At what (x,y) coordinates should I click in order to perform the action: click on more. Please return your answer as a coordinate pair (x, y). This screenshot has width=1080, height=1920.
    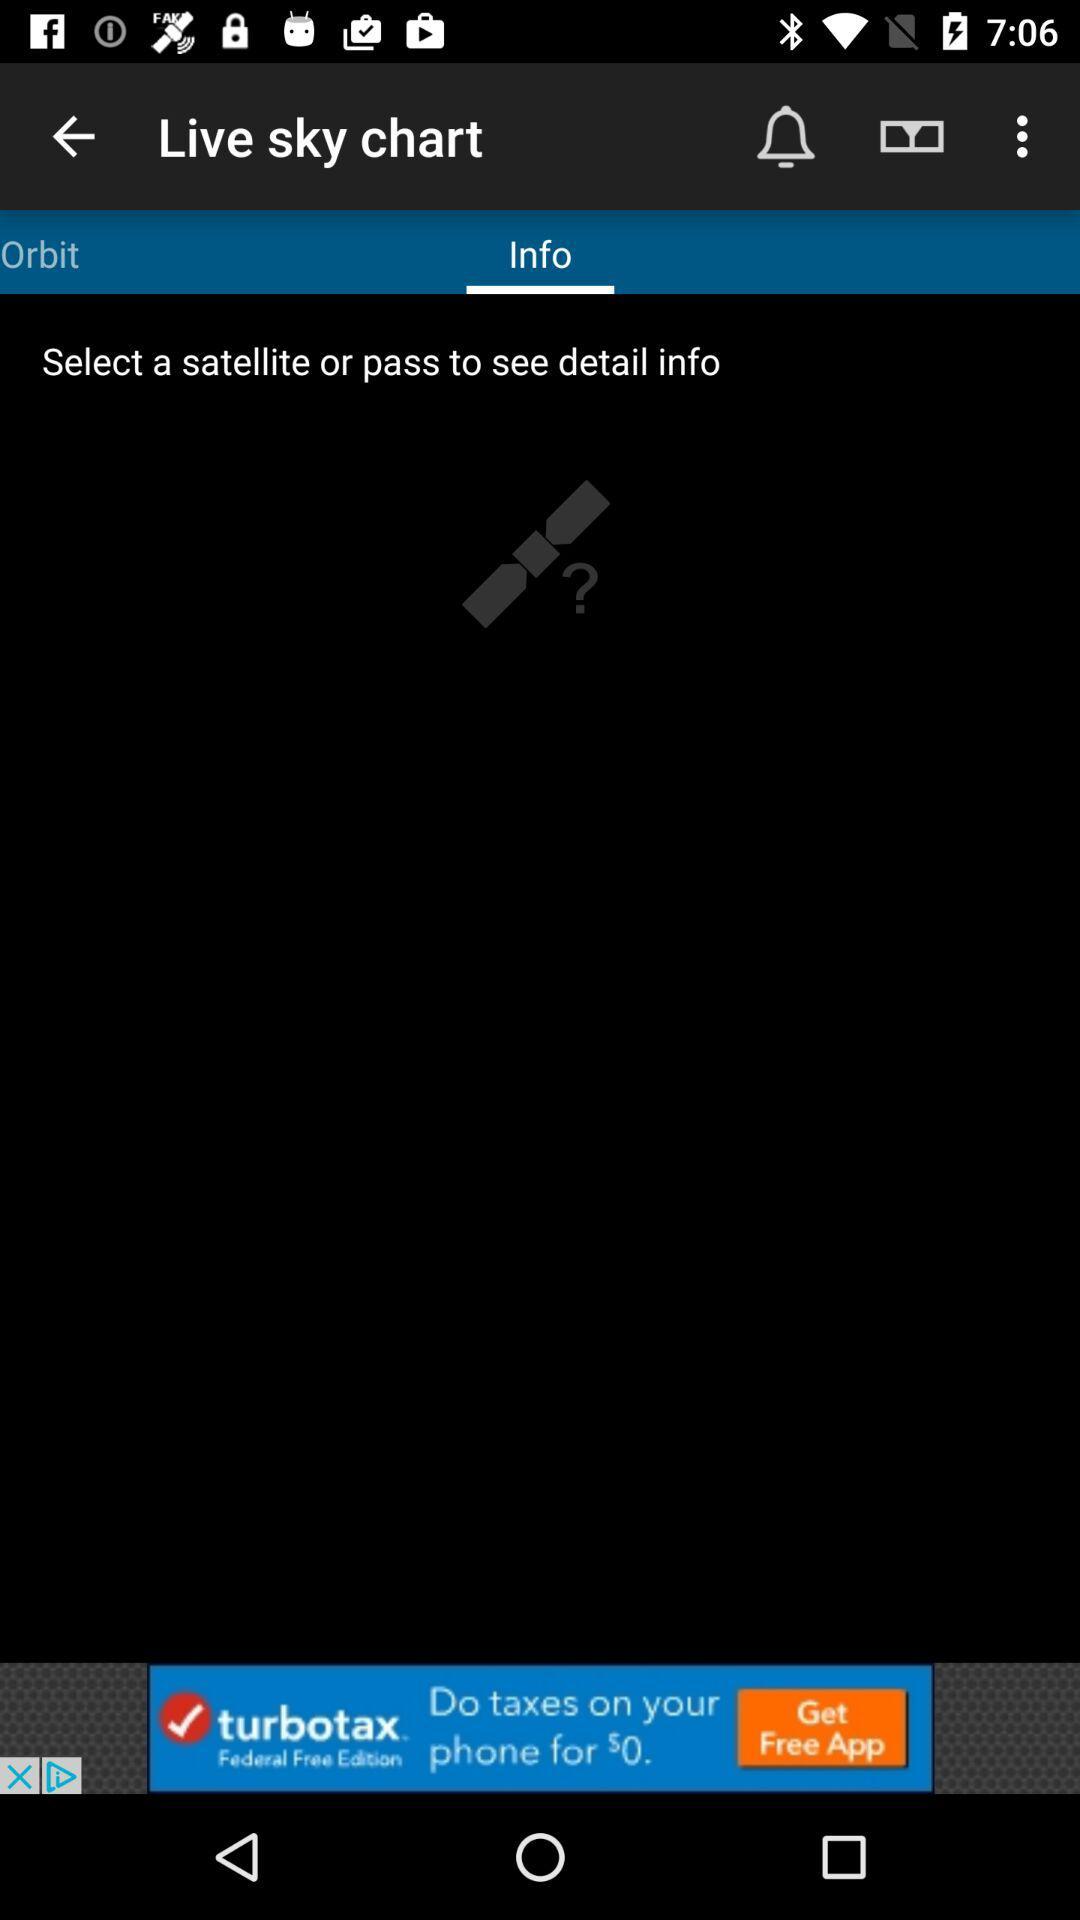
    Looking at the image, I should click on (540, 1727).